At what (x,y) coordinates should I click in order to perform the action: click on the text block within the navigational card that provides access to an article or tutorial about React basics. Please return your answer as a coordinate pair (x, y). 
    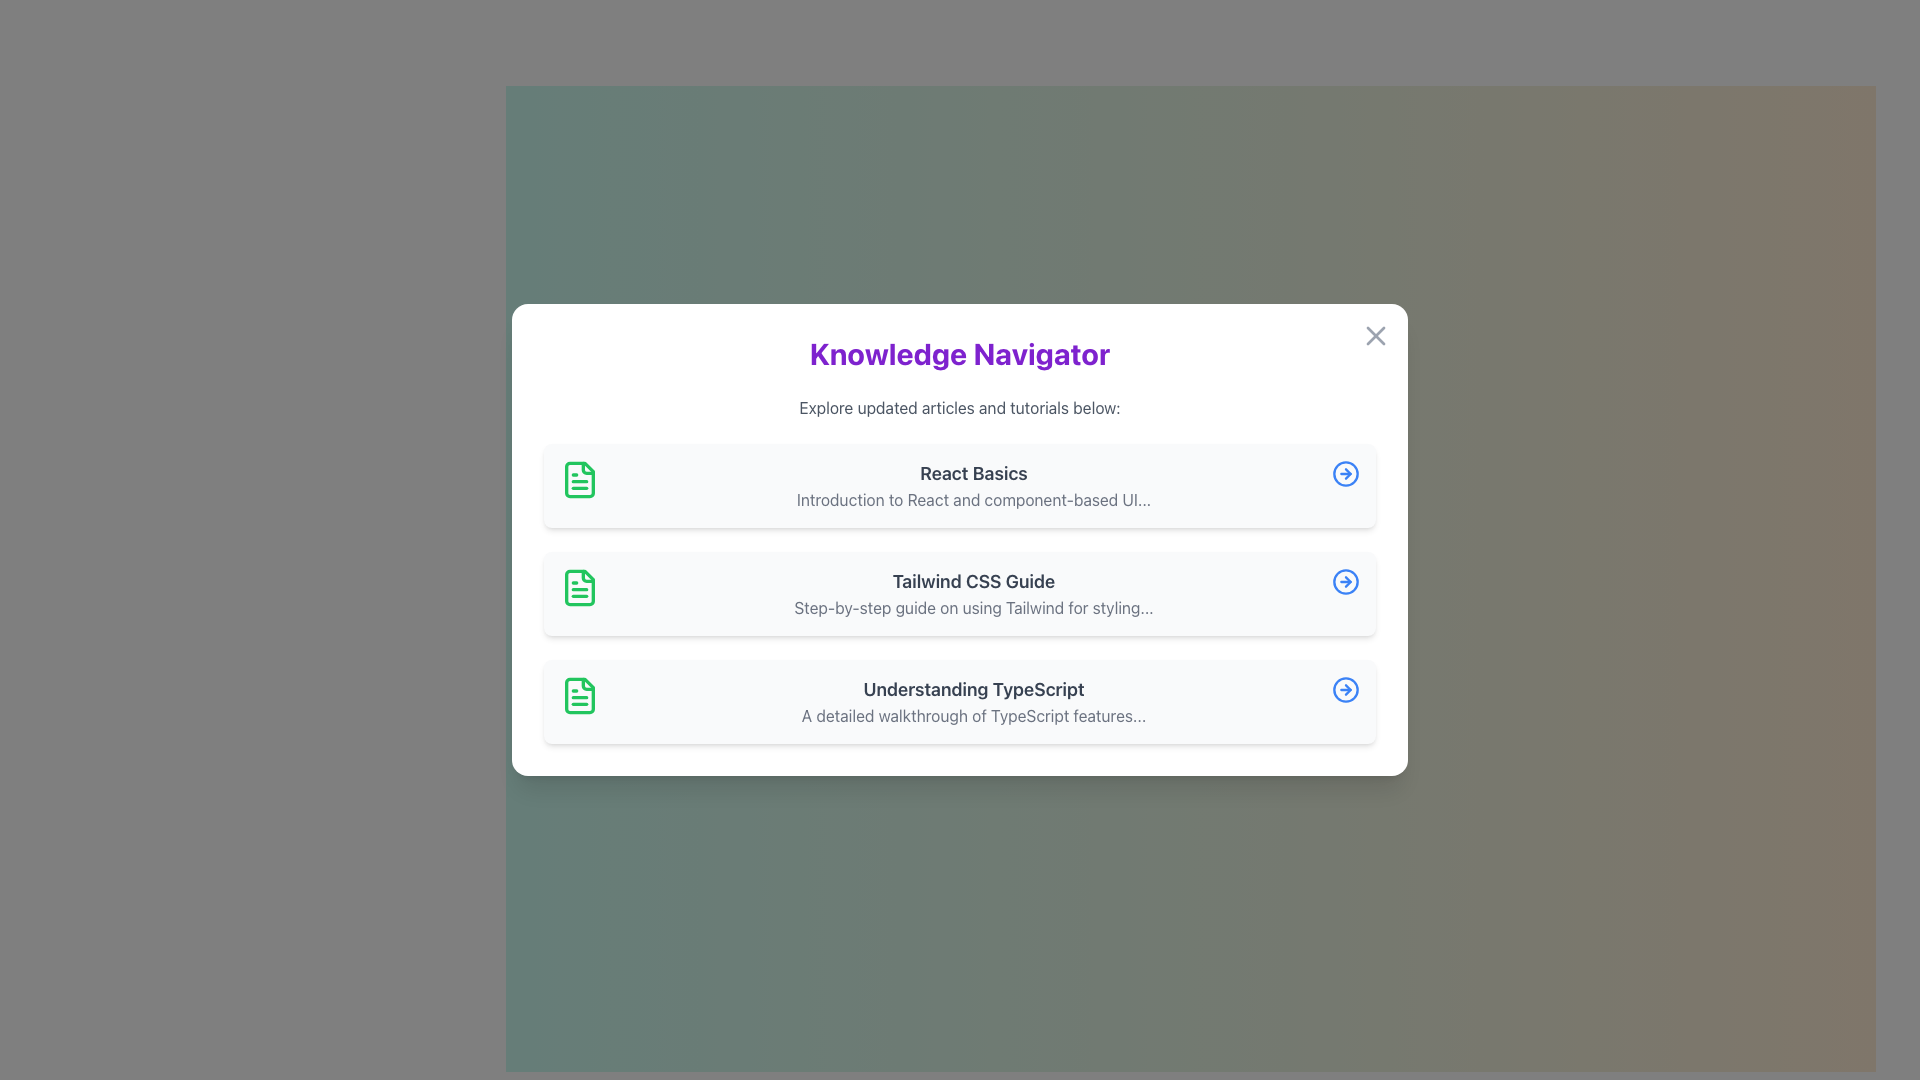
    Looking at the image, I should click on (974, 486).